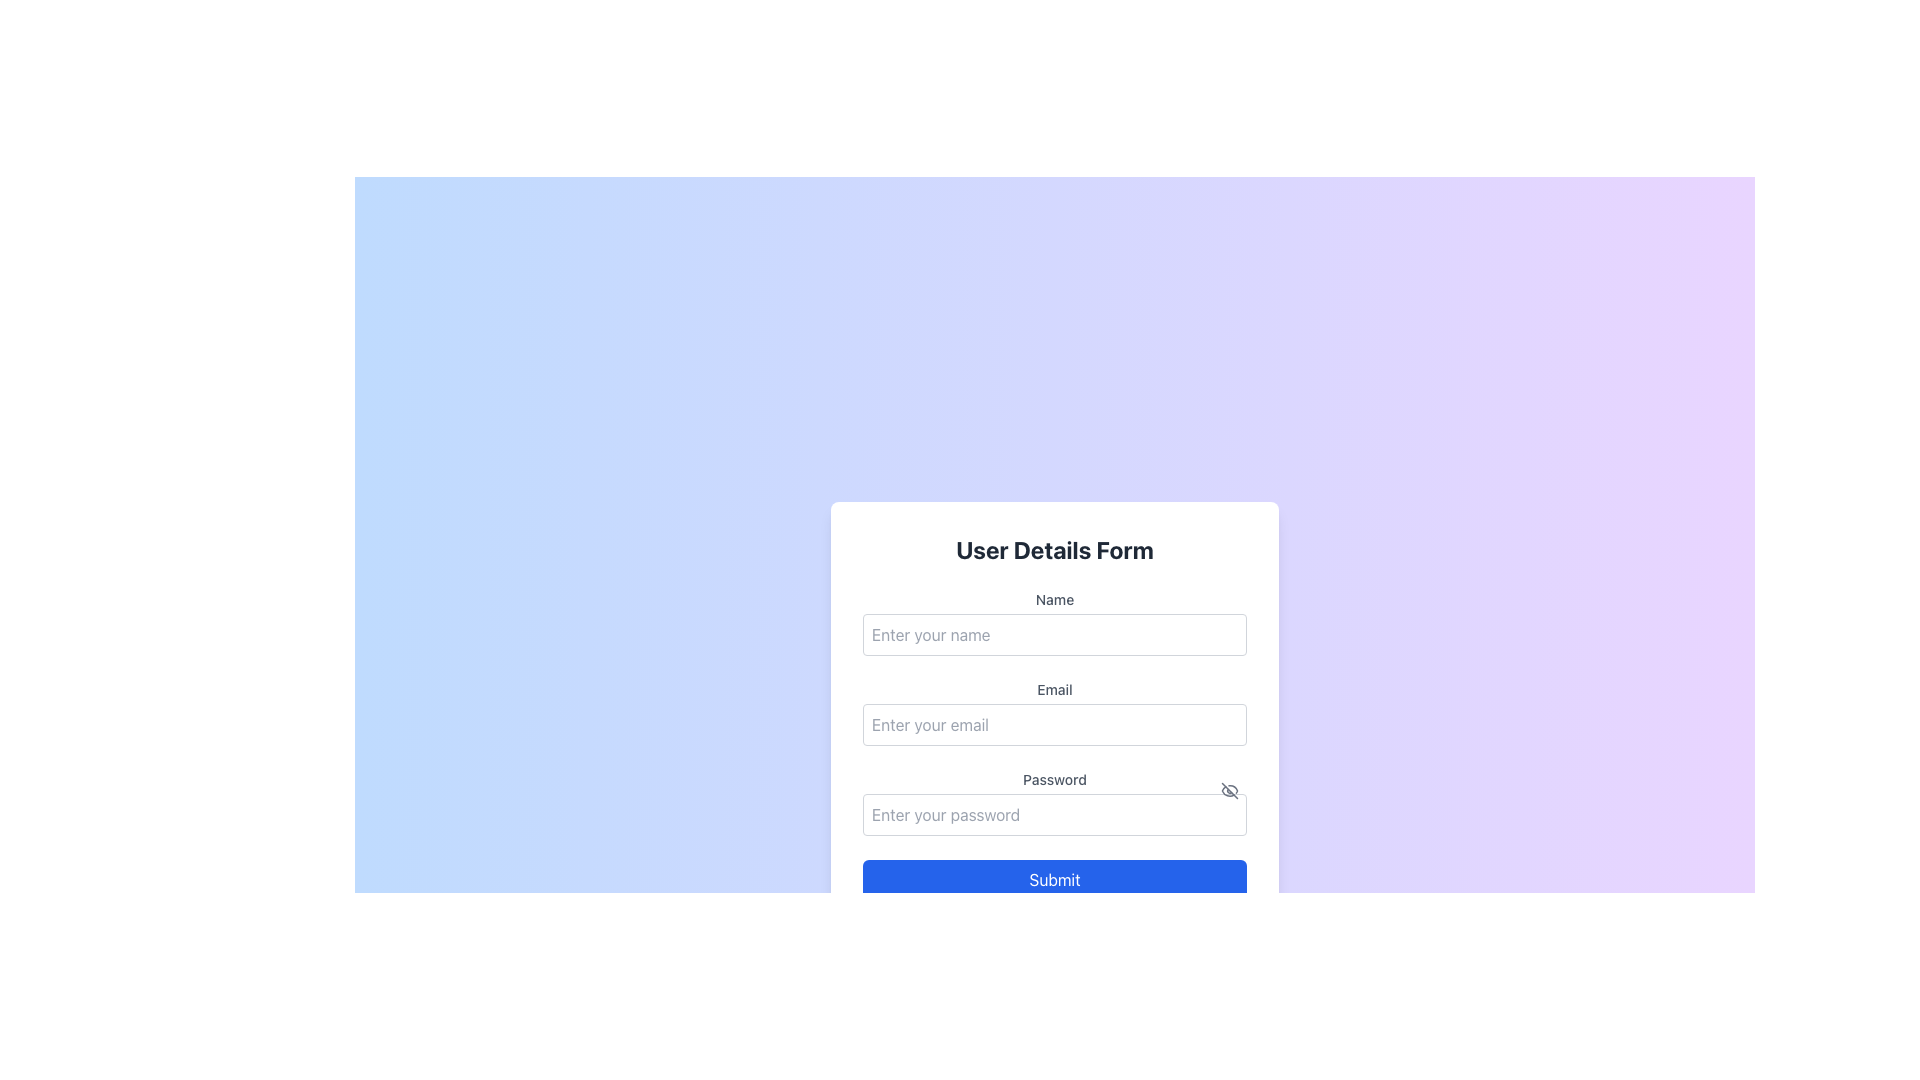  Describe the element at coordinates (1054, 550) in the screenshot. I see `the 'User Details Form' text block, which is a bold and large label styled in dark gray, located at the top of the form` at that location.